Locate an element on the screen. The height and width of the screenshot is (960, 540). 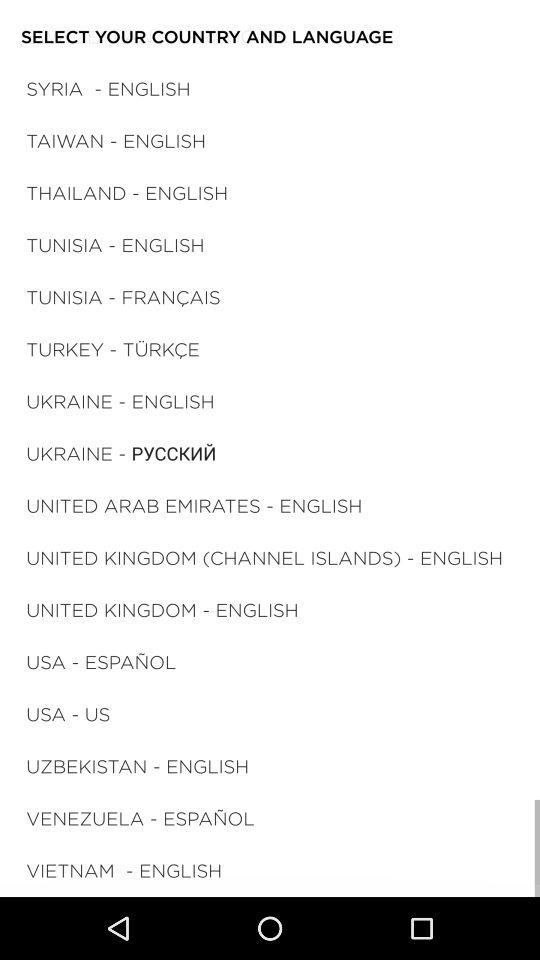
taiwan - english item is located at coordinates (116, 139).